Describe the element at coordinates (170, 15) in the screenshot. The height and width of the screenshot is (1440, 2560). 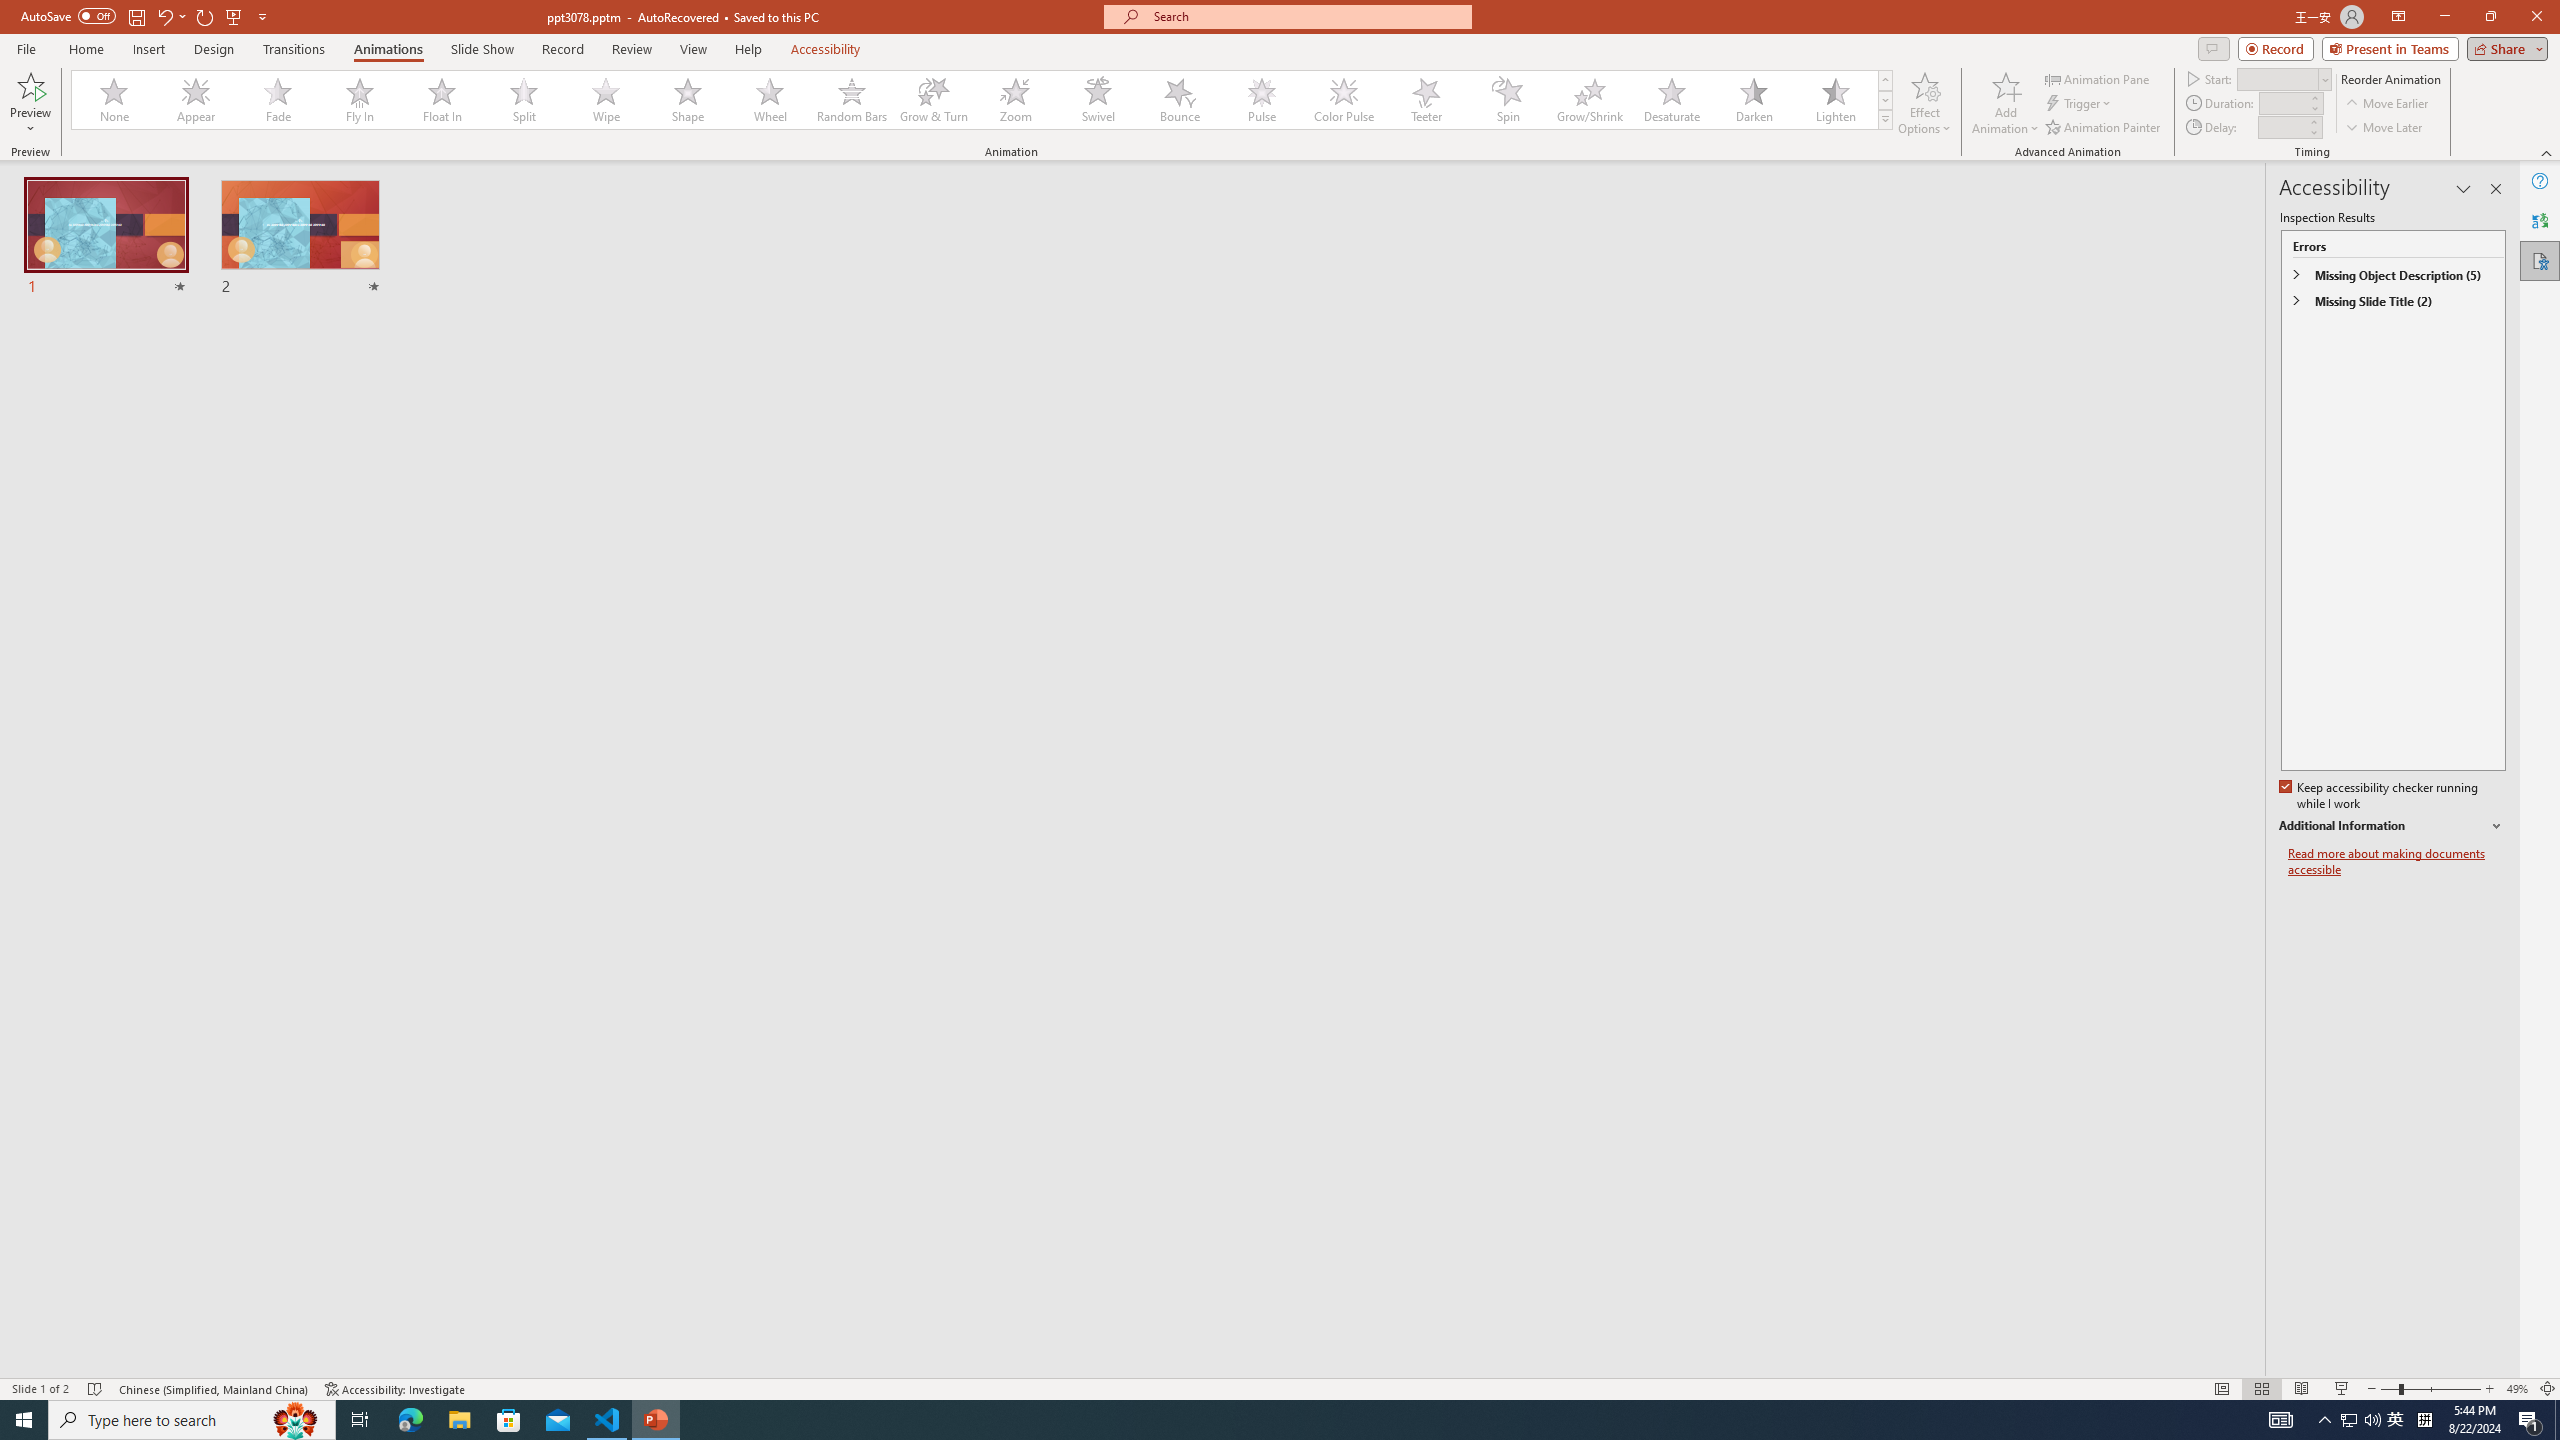
I see `'Undo'` at that location.